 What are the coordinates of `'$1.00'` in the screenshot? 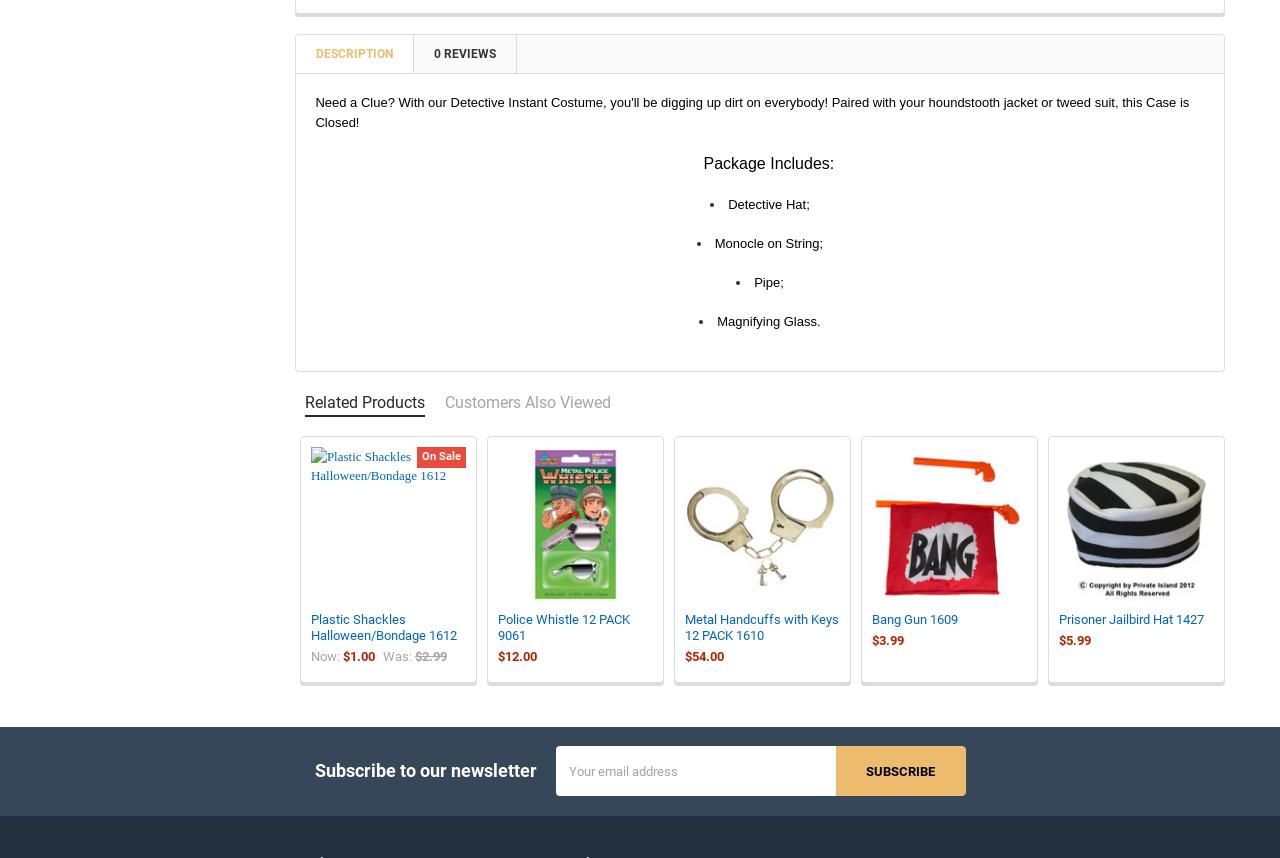 It's located at (358, 669).